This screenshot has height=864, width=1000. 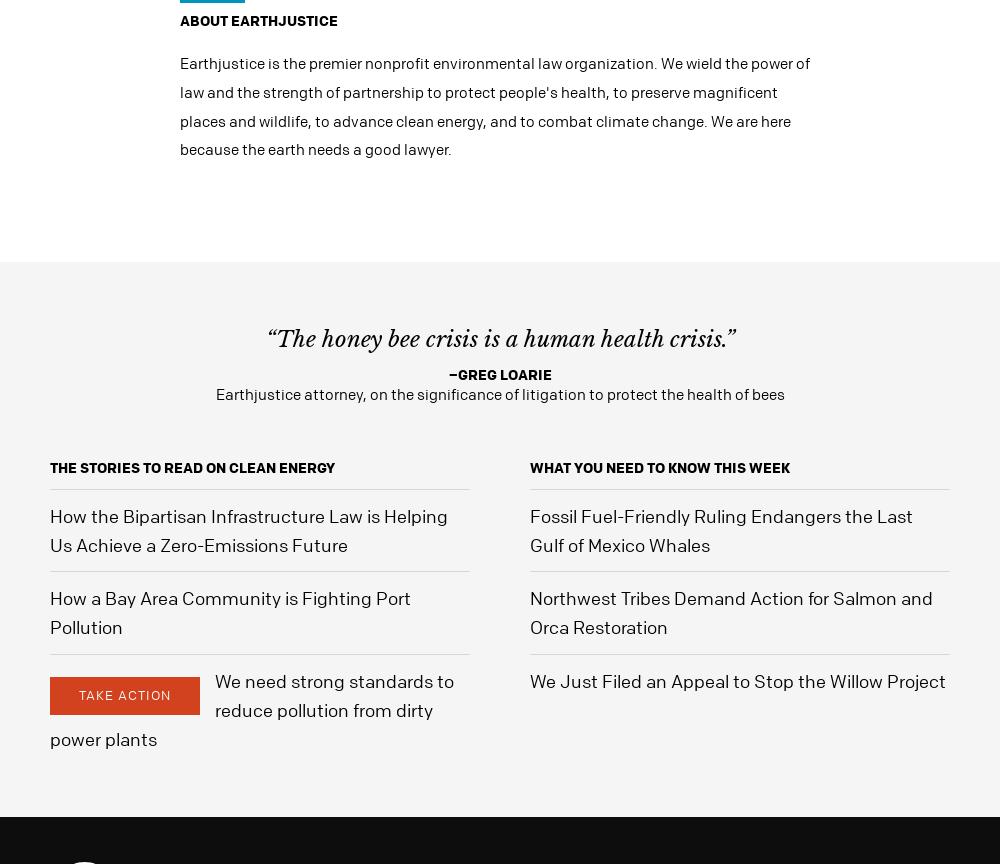 What do you see at coordinates (530, 529) in the screenshot?
I see `'Fossil Fuel-Friendly Ruling Endangers the Last Gulf of Mexico Whales'` at bounding box center [530, 529].